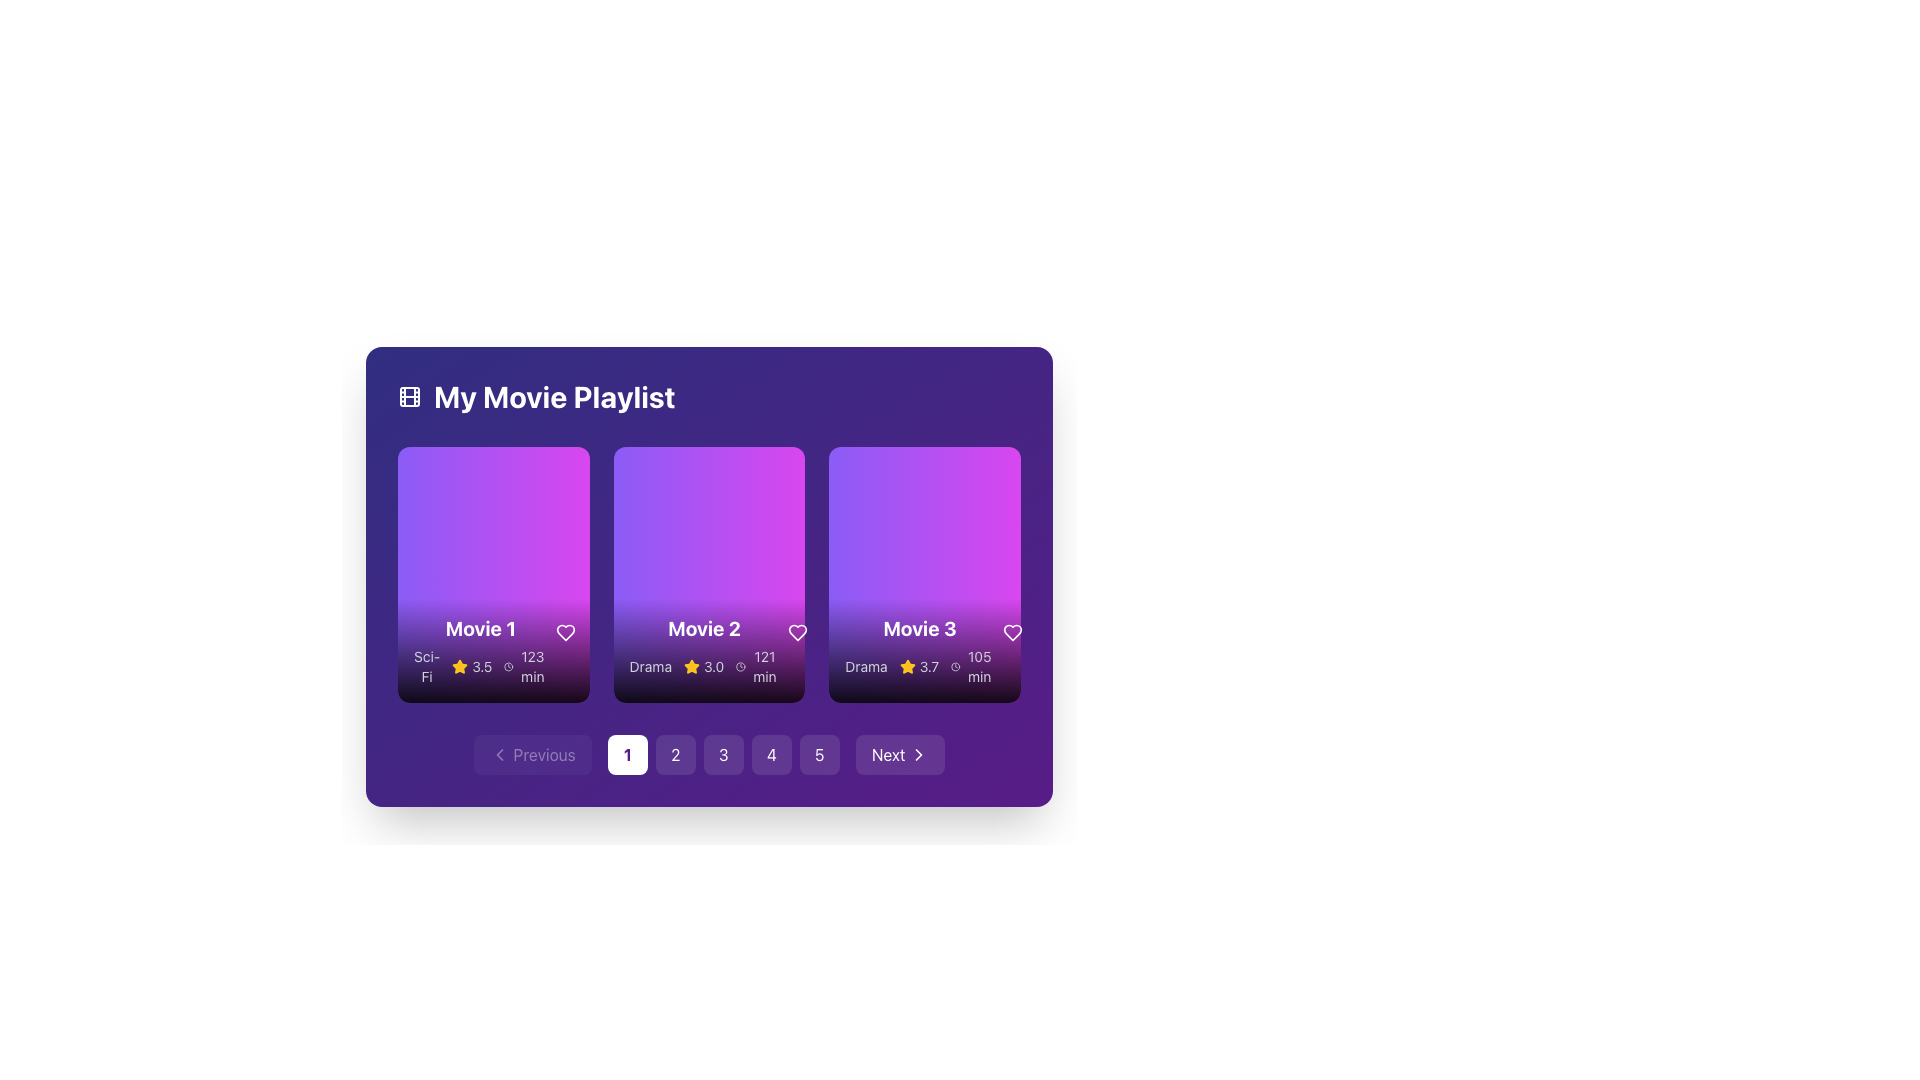 The image size is (1920, 1080). Describe the element at coordinates (704, 667) in the screenshot. I see `the information of the 'Drama' text grouping with icons element that includes a yellow star icon with a rating of '3.0' and a clock icon with a runtime of '121 min', located below the title 'Movie 2'` at that location.